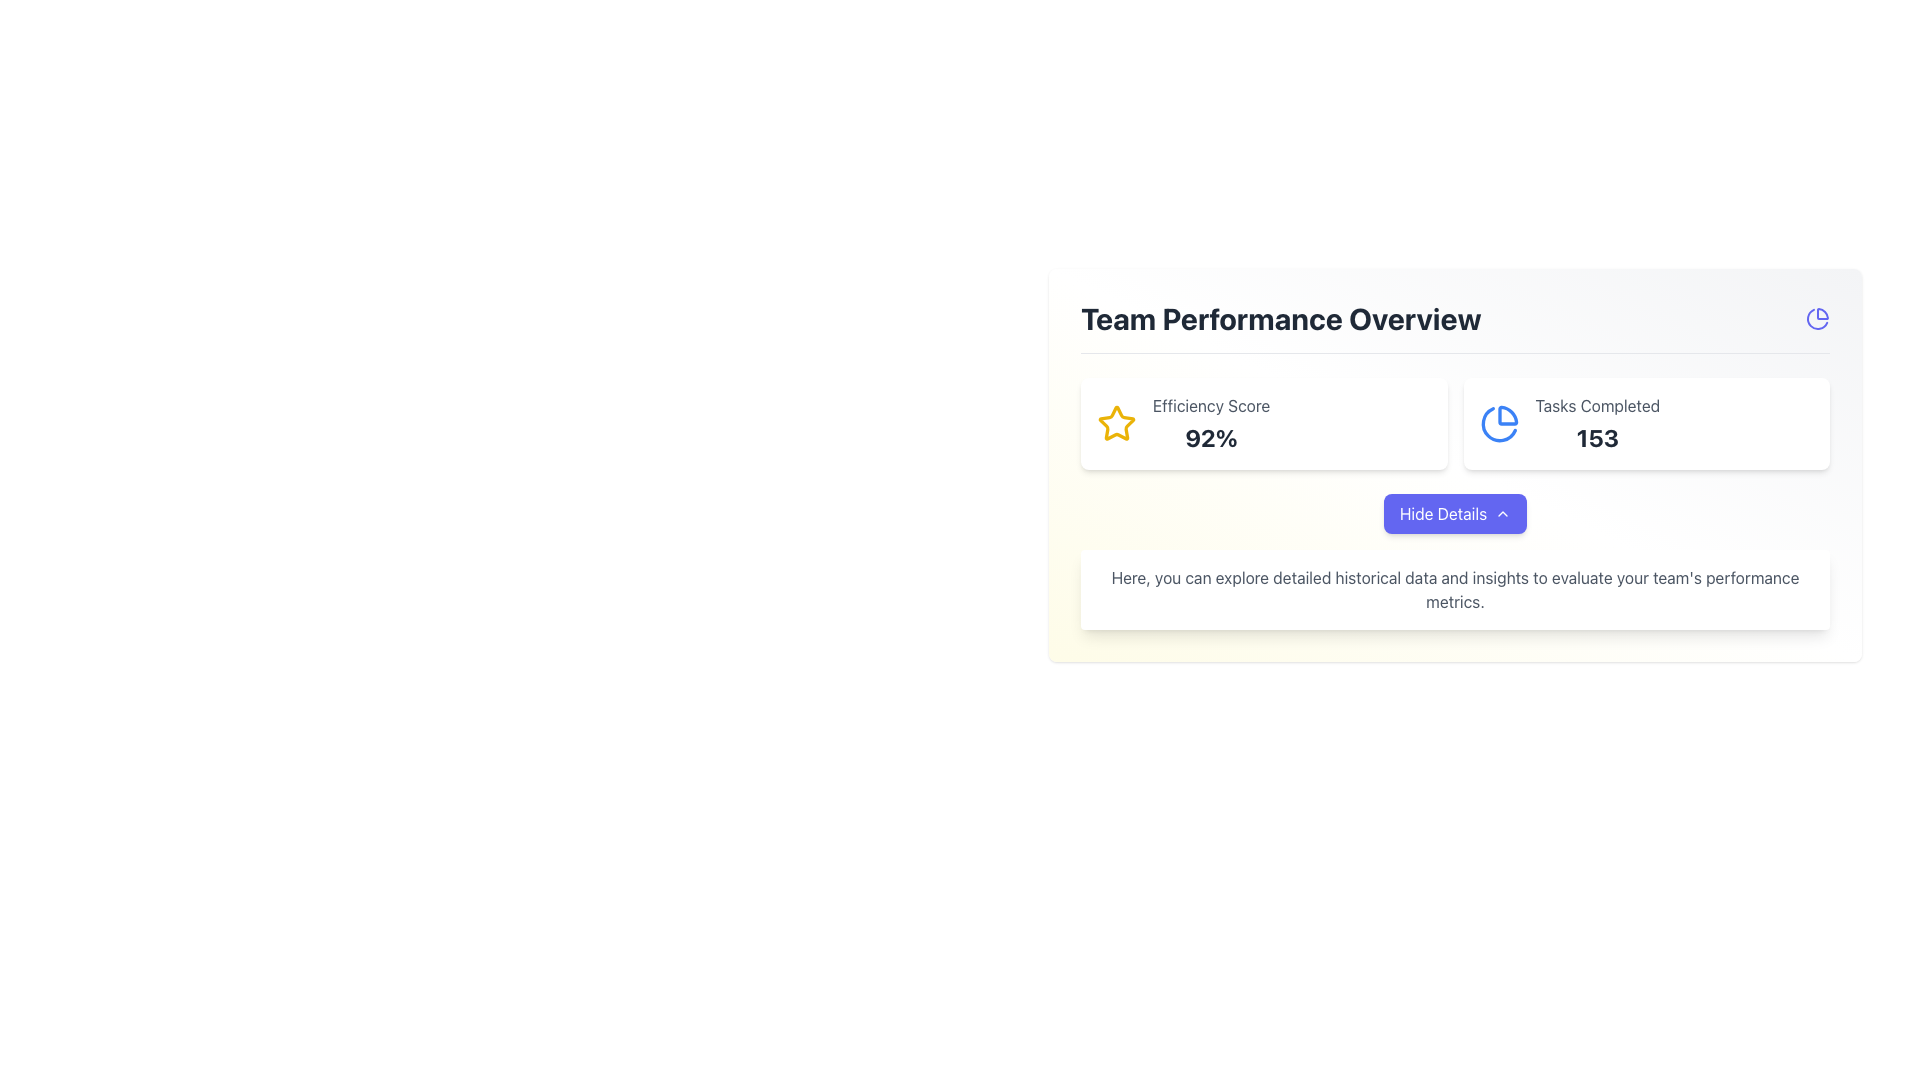 Image resolution: width=1920 pixels, height=1080 pixels. What do you see at coordinates (1499, 423) in the screenshot?
I see `the icon representing task completion located to the left of the number '153' in the 'Tasks Completed 153' card as a static representation` at bounding box center [1499, 423].